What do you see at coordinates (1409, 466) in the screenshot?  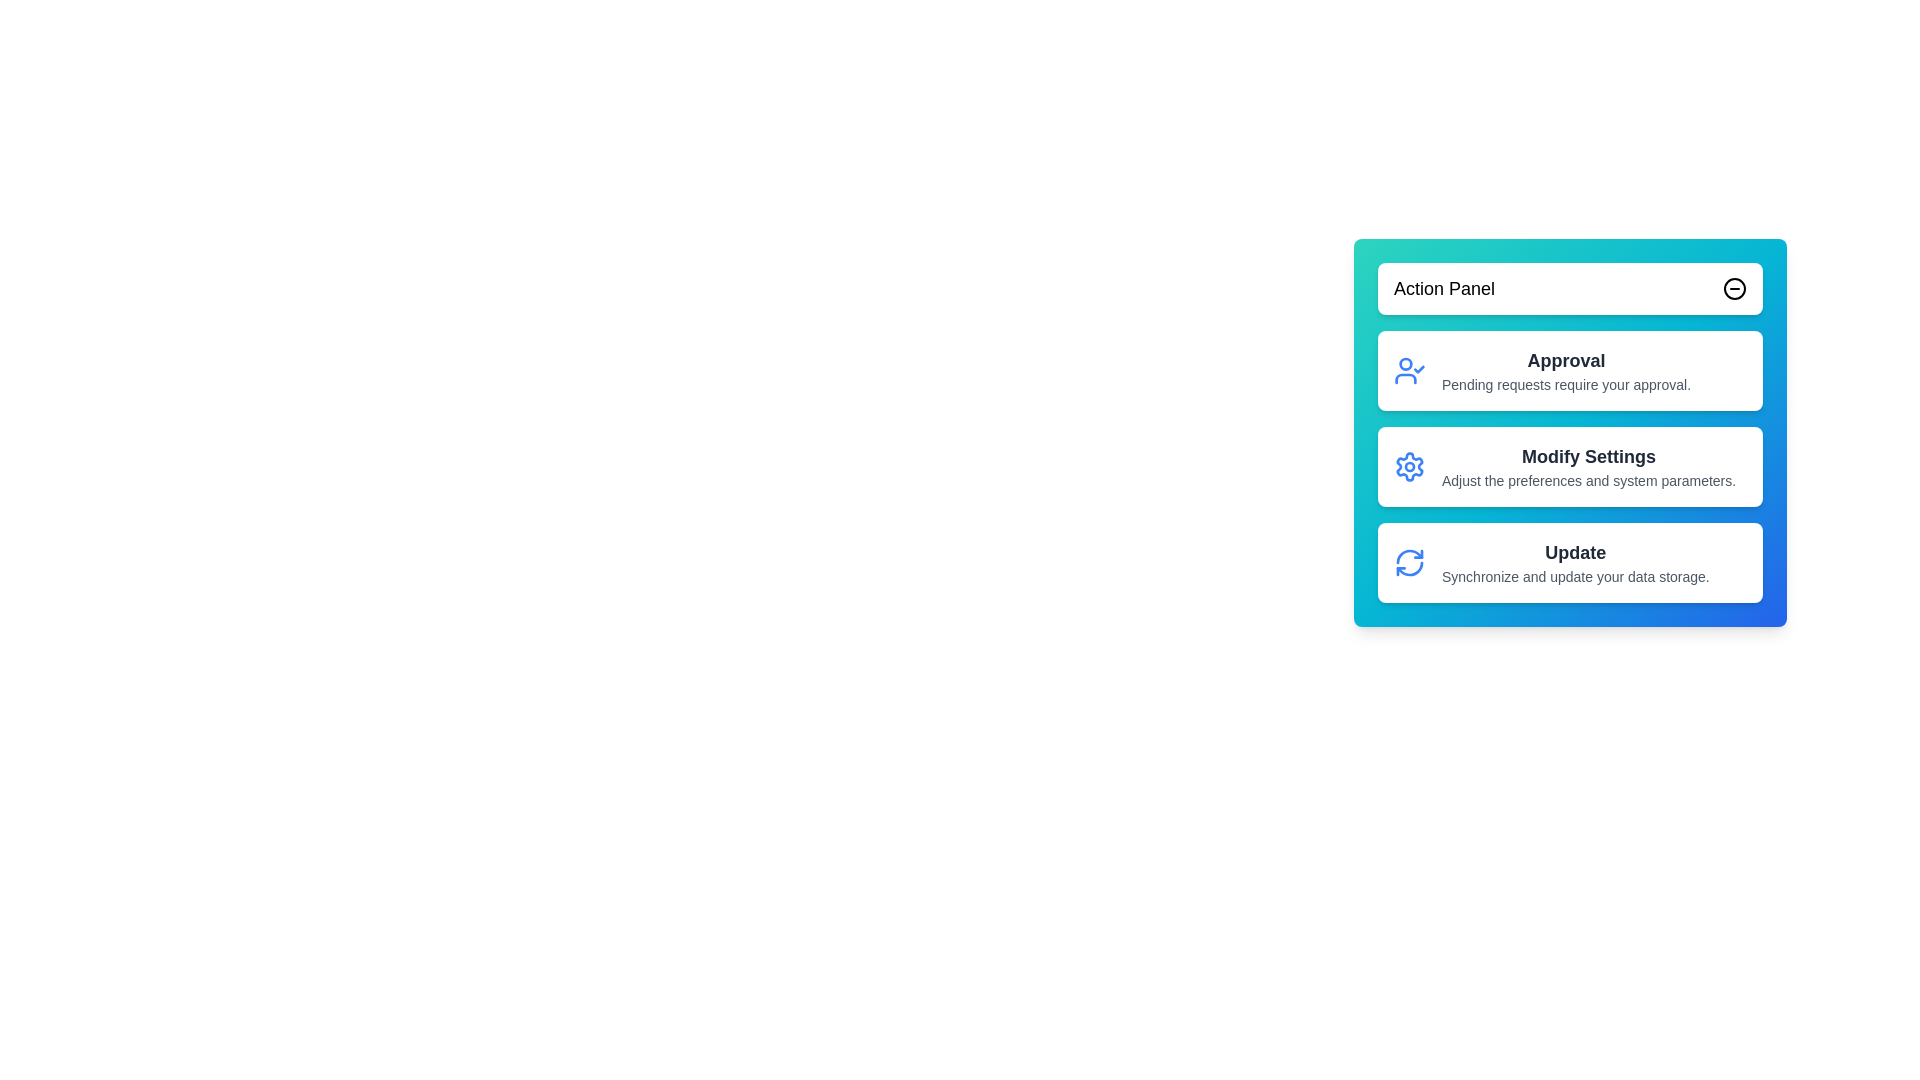 I see `the icon associated with the action Modify Settings` at bounding box center [1409, 466].